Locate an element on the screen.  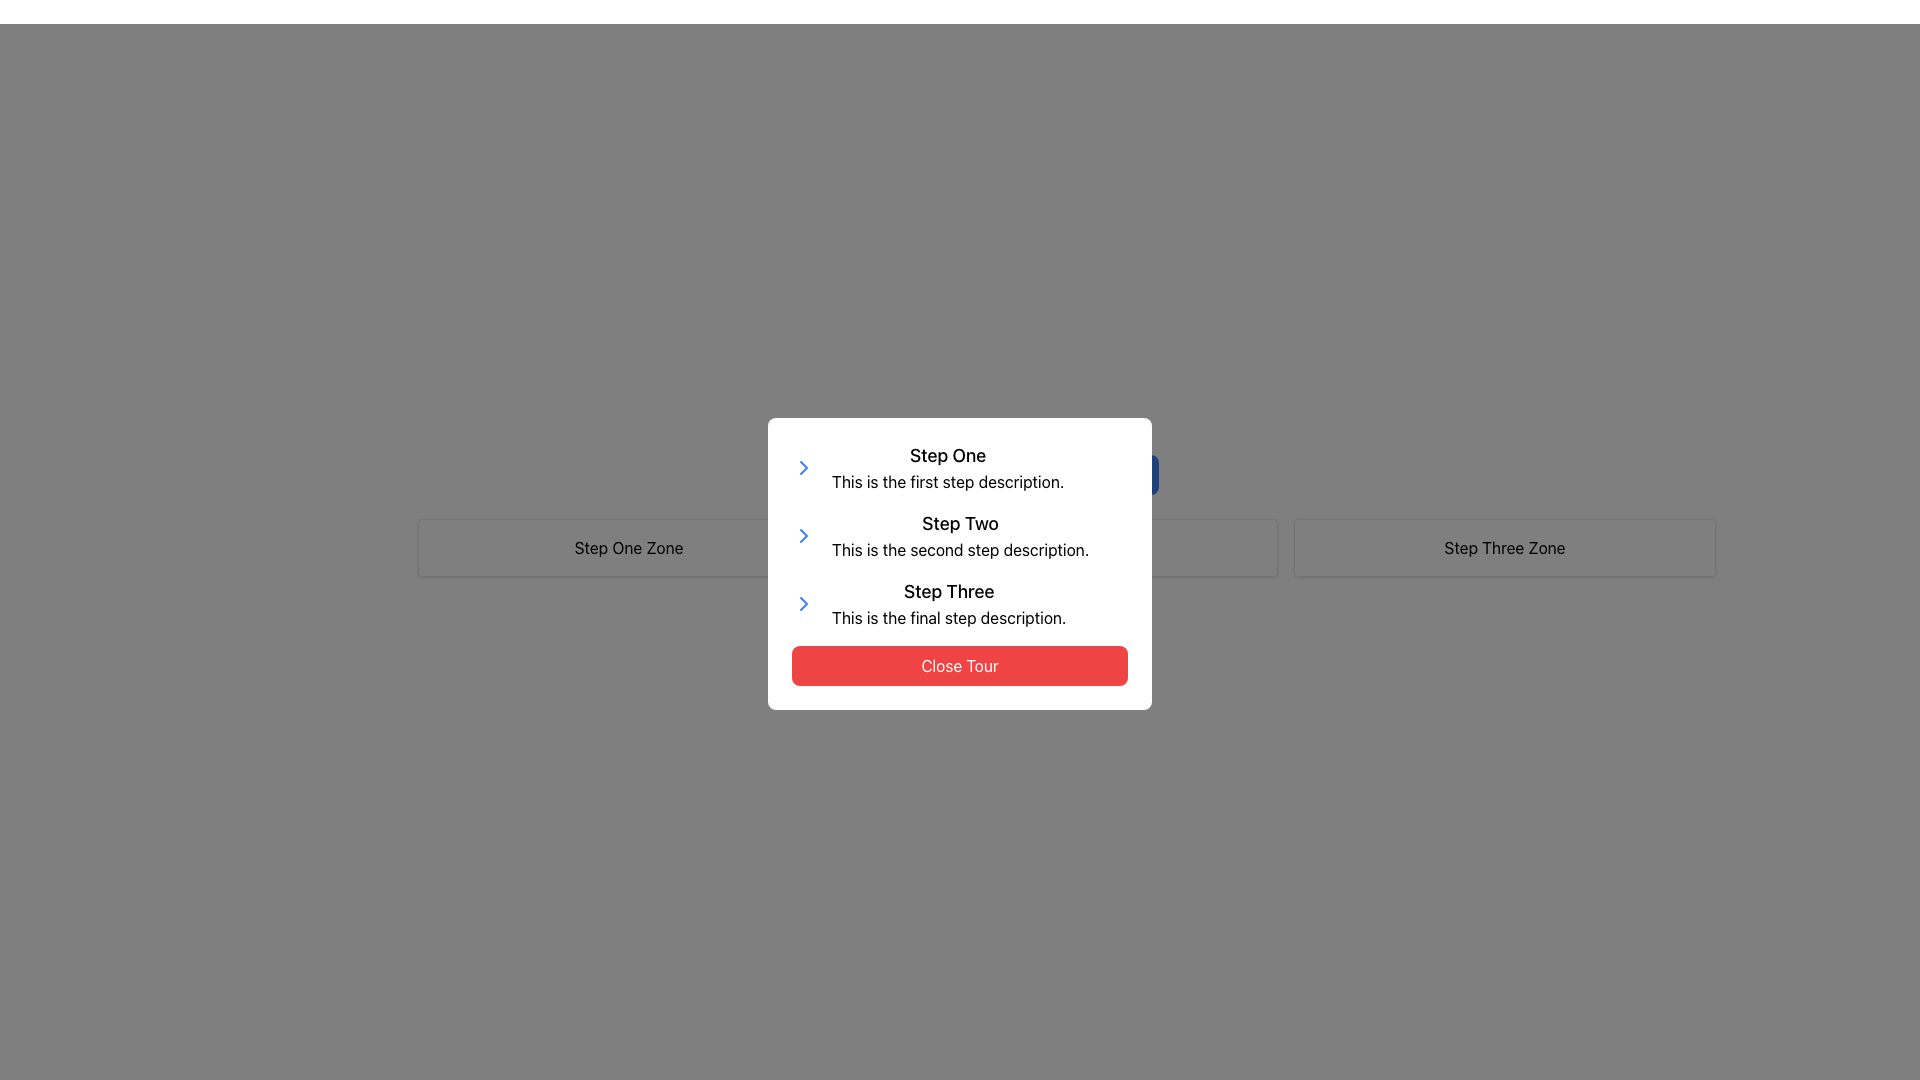
the static text that contains 'This is the second step description.' to potentially reveal additional information is located at coordinates (960, 550).